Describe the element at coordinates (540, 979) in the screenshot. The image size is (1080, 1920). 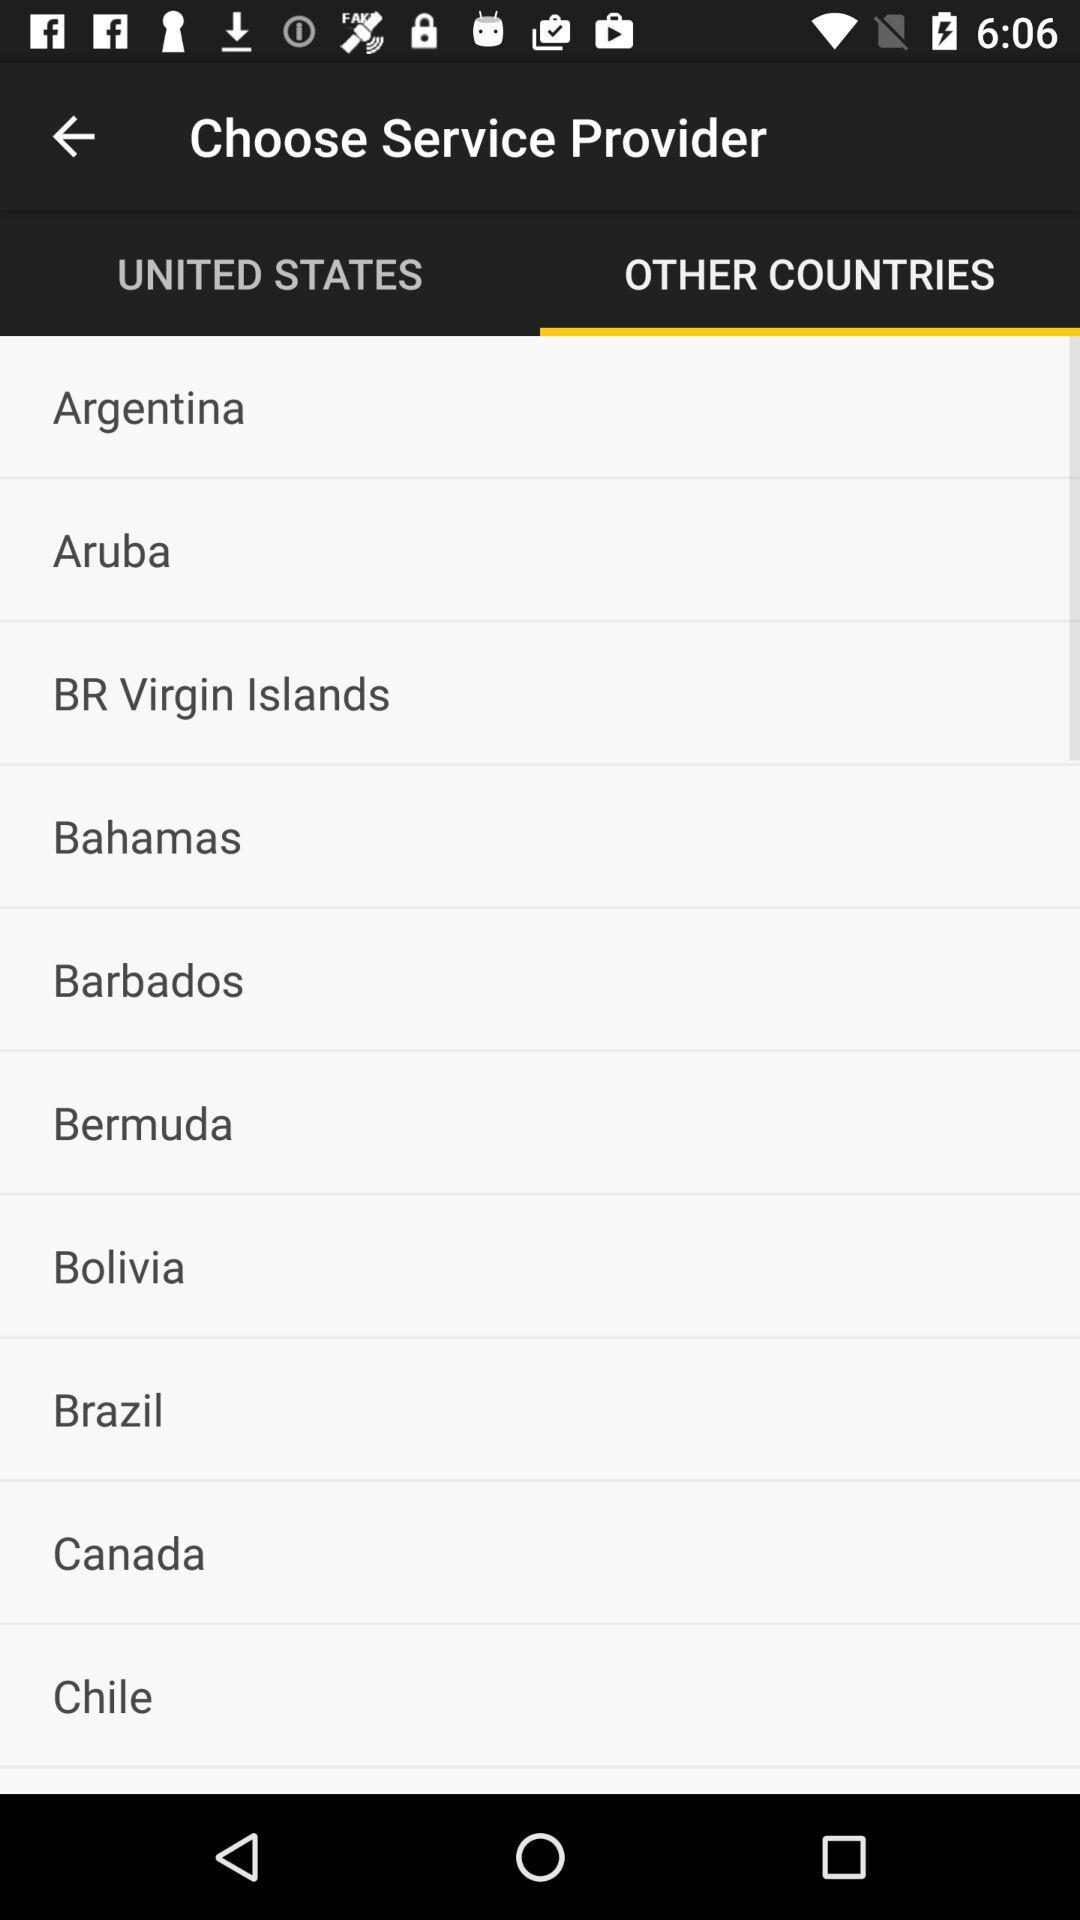
I see `the icon below the bahamas` at that location.